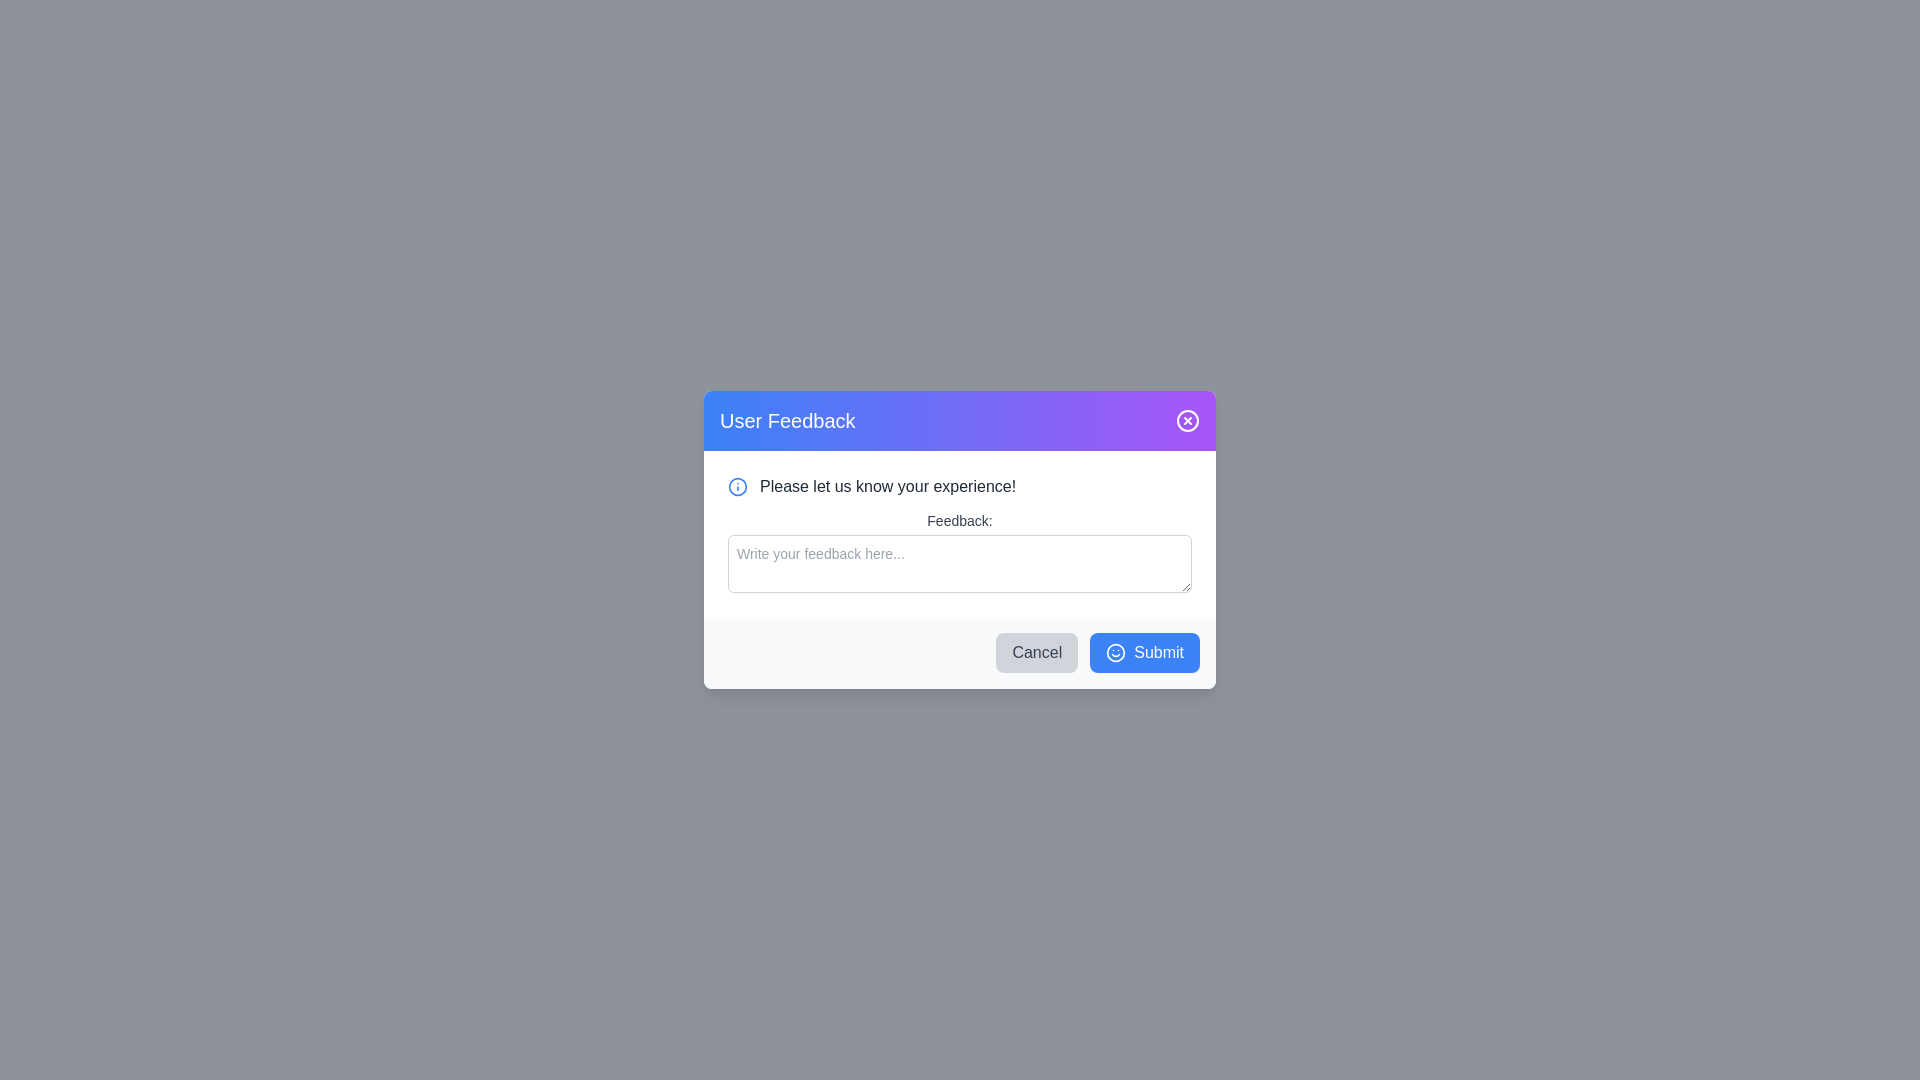 The image size is (1920, 1080). Describe the element at coordinates (1037, 652) in the screenshot. I see `the 'Cancel' button, which is a rectangular button with gray text on a lighter gray background, located at the lower portion of a modal dialog, immediately to the left of the blue 'Submit' button, to observe the hover effect` at that location.